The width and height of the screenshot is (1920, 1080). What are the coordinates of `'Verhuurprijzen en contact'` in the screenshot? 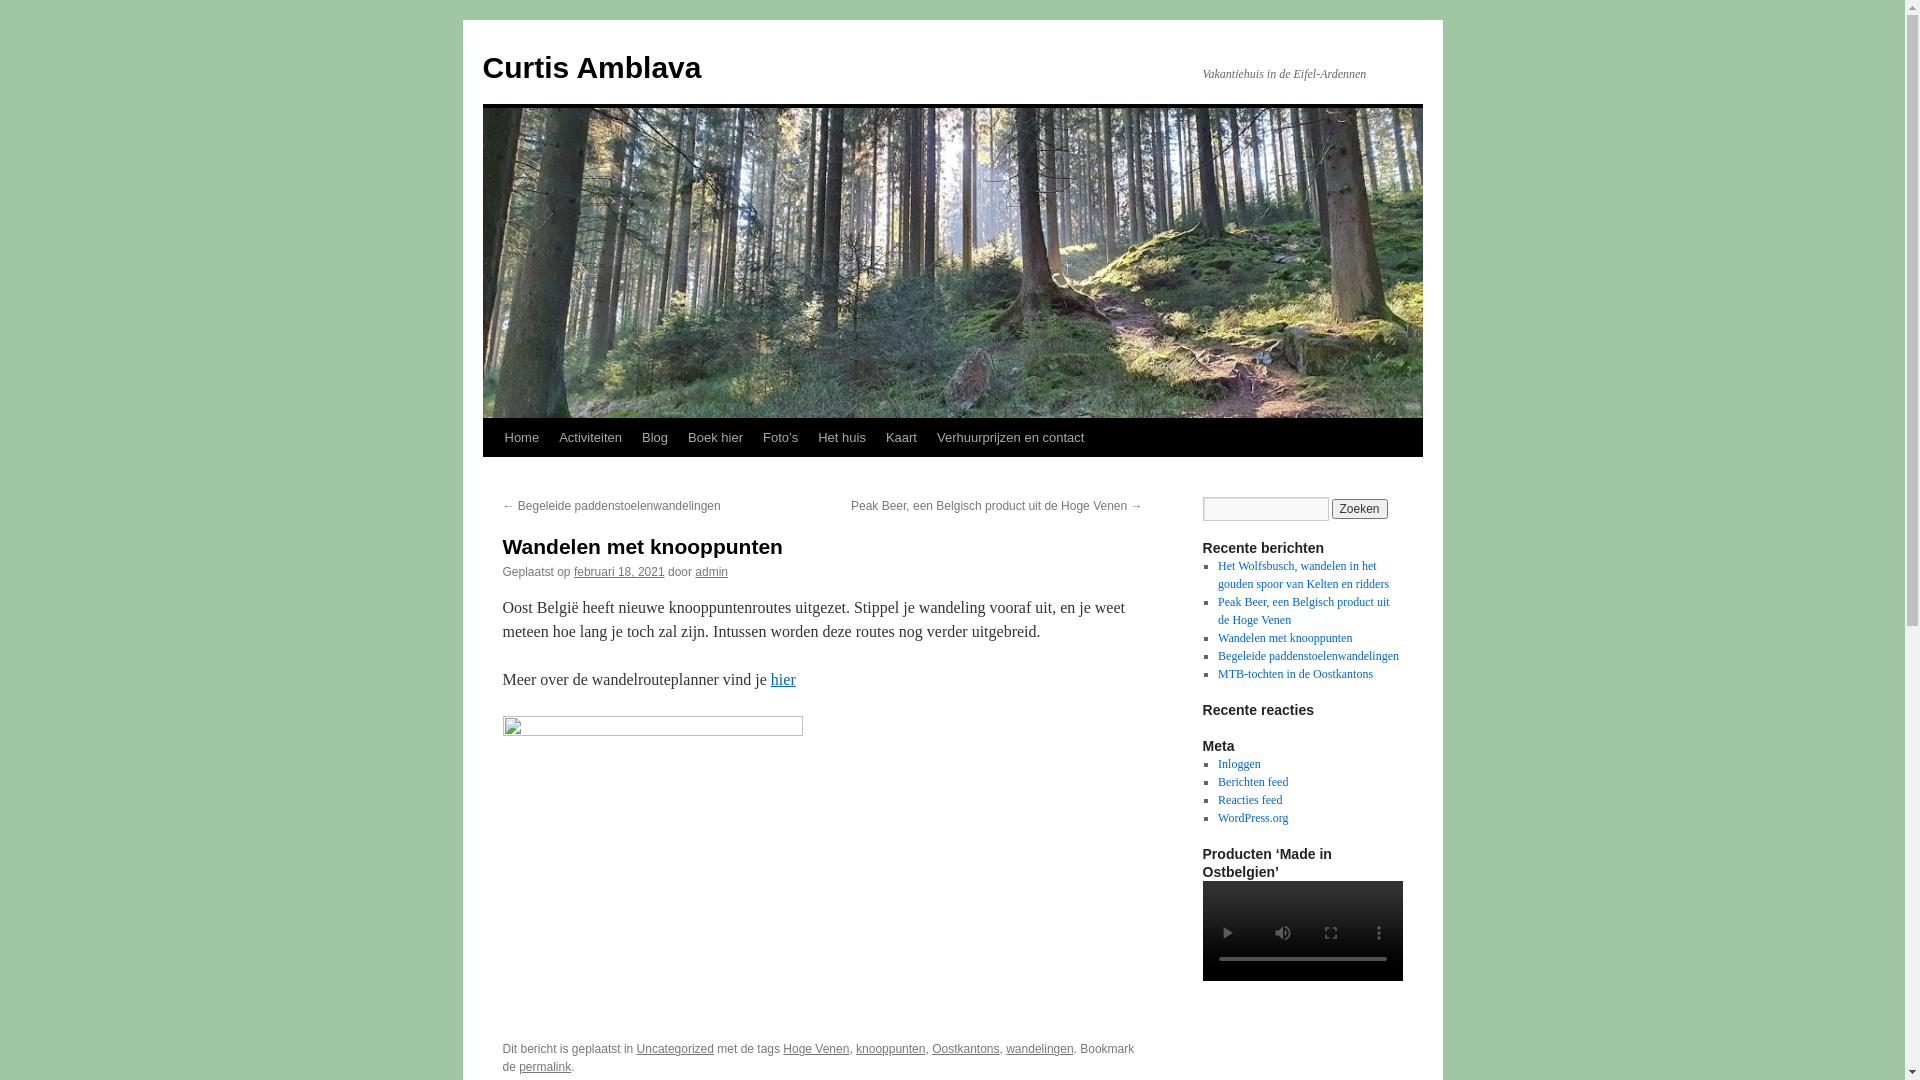 It's located at (1010, 437).